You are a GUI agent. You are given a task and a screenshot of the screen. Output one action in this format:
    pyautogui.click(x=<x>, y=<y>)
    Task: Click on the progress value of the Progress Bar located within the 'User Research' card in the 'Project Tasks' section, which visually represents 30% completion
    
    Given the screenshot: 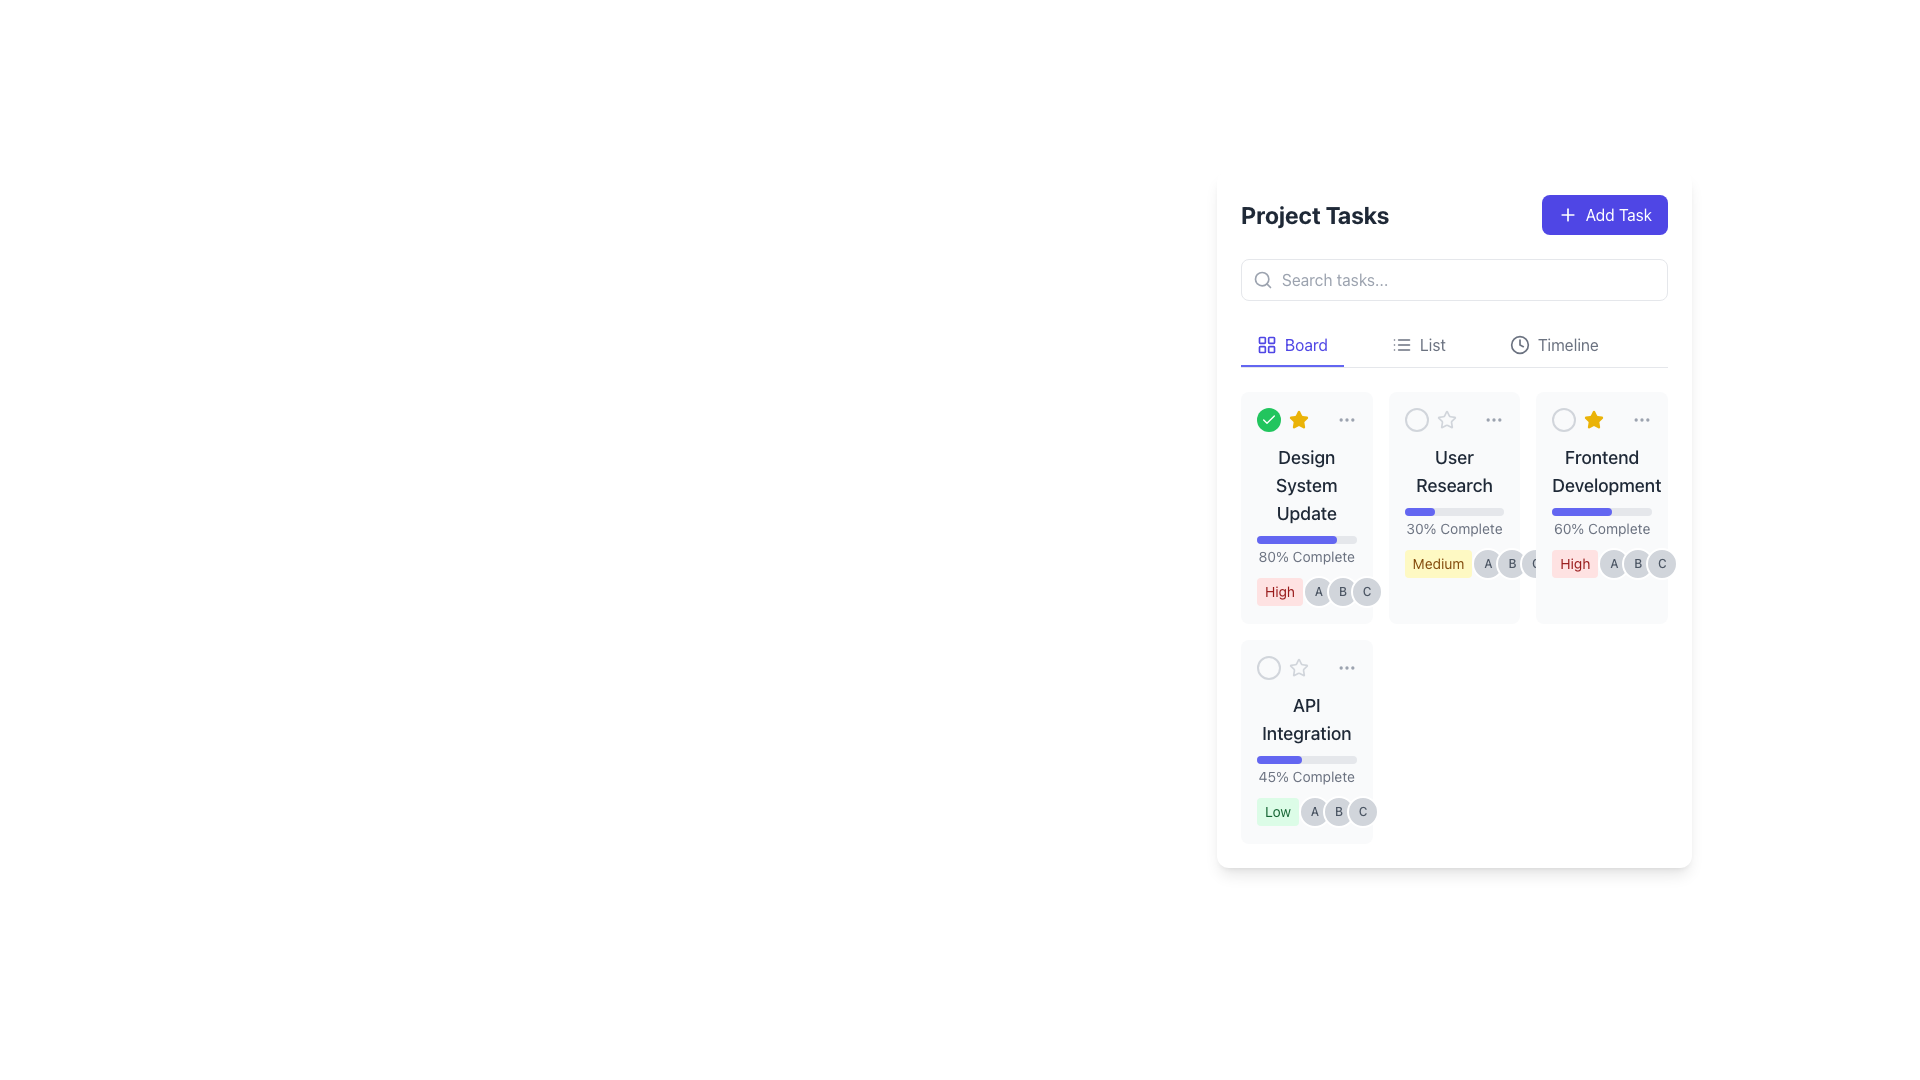 What is the action you would take?
    pyautogui.click(x=1454, y=511)
    